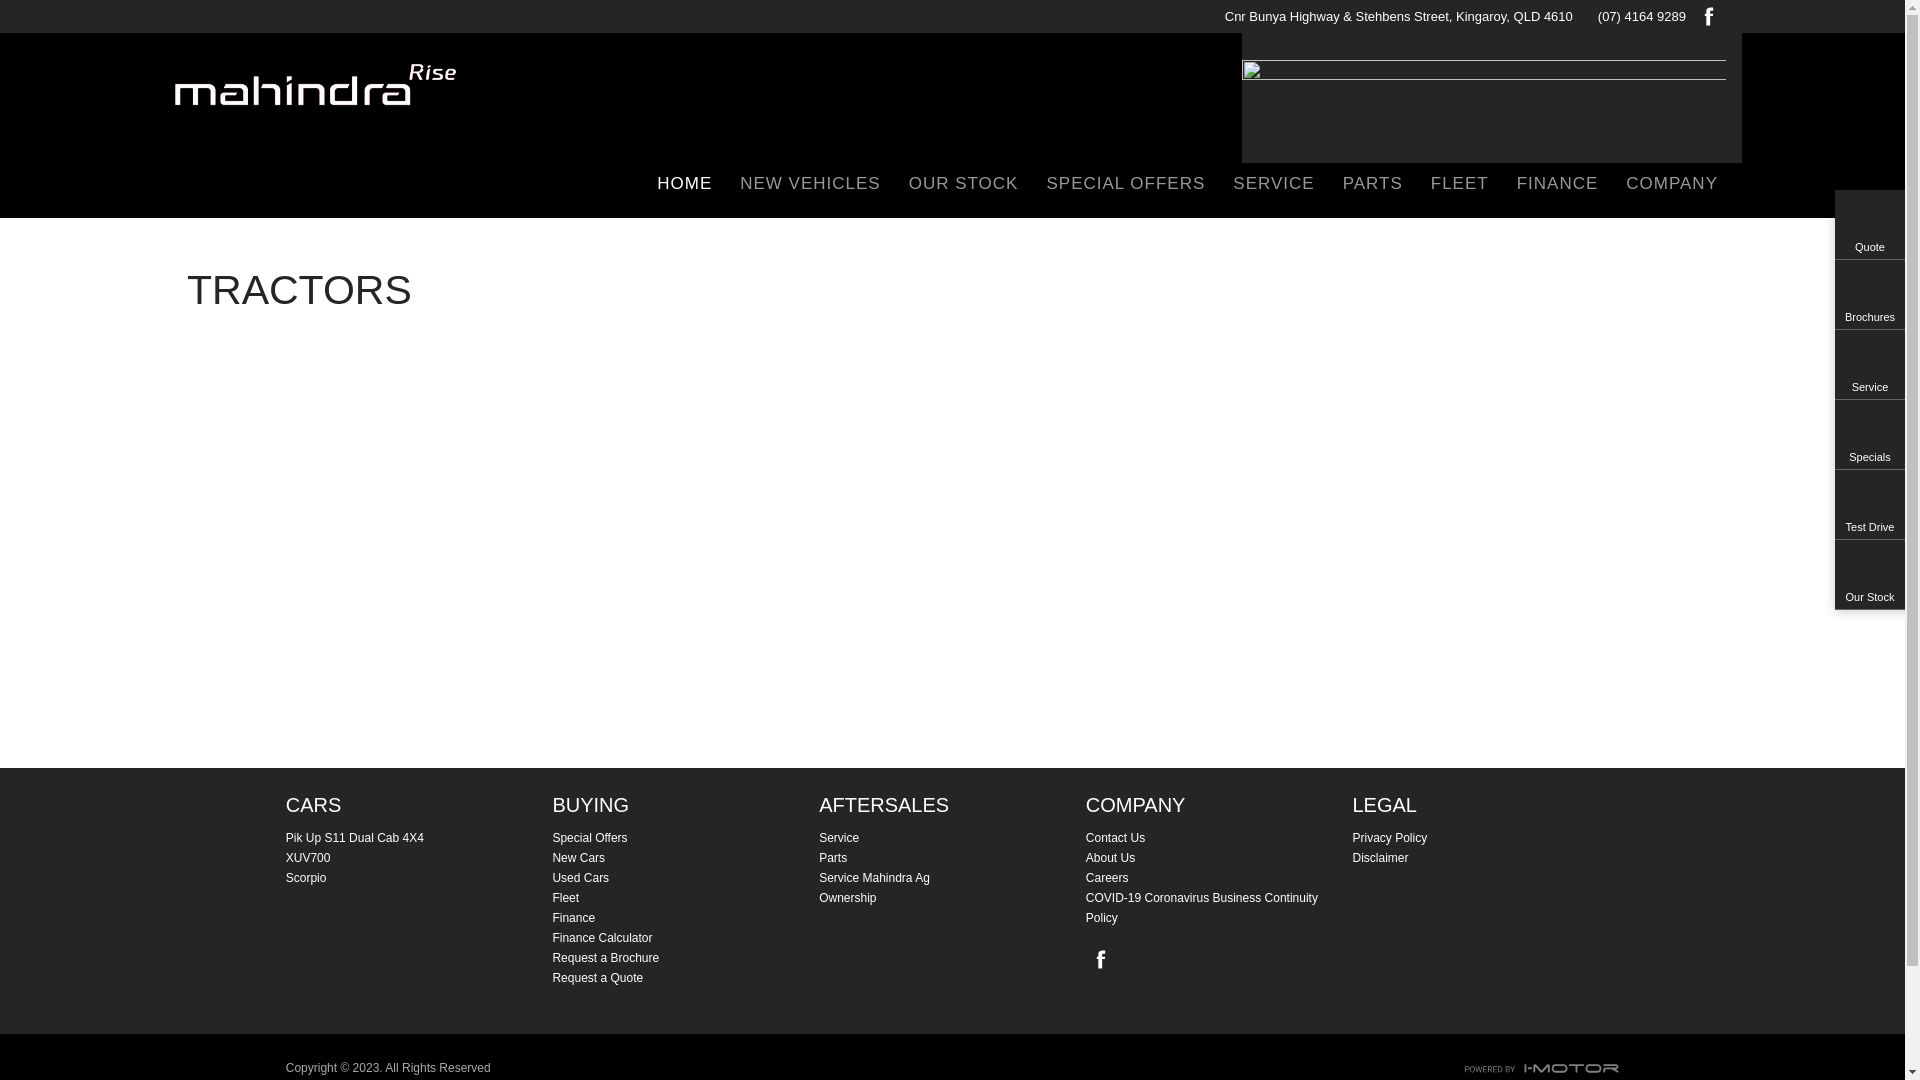 The height and width of the screenshot is (1080, 1920). I want to click on 'Request a Brochure', so click(552, 956).